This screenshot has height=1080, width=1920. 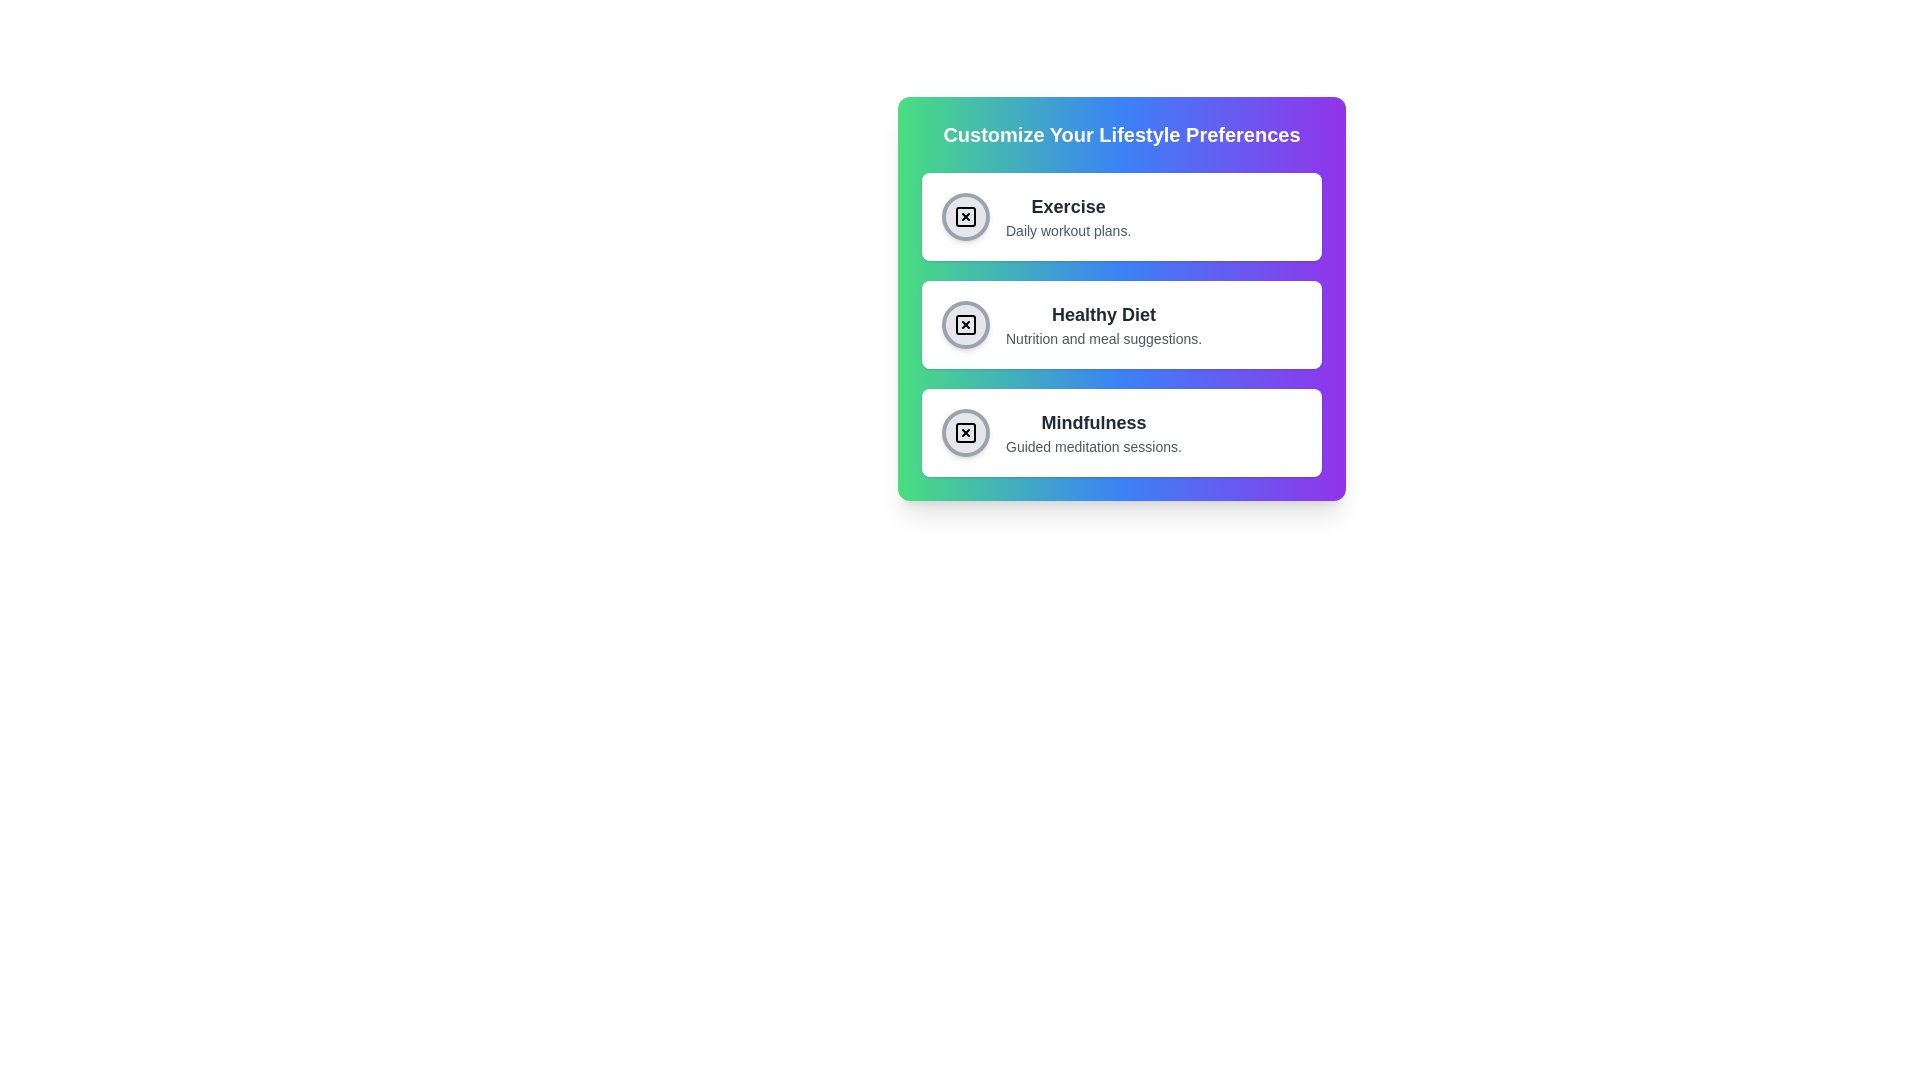 What do you see at coordinates (1122, 323) in the screenshot?
I see `the Card component that provides information about healthy dieting, located in the center of the vertical list of three cards` at bounding box center [1122, 323].